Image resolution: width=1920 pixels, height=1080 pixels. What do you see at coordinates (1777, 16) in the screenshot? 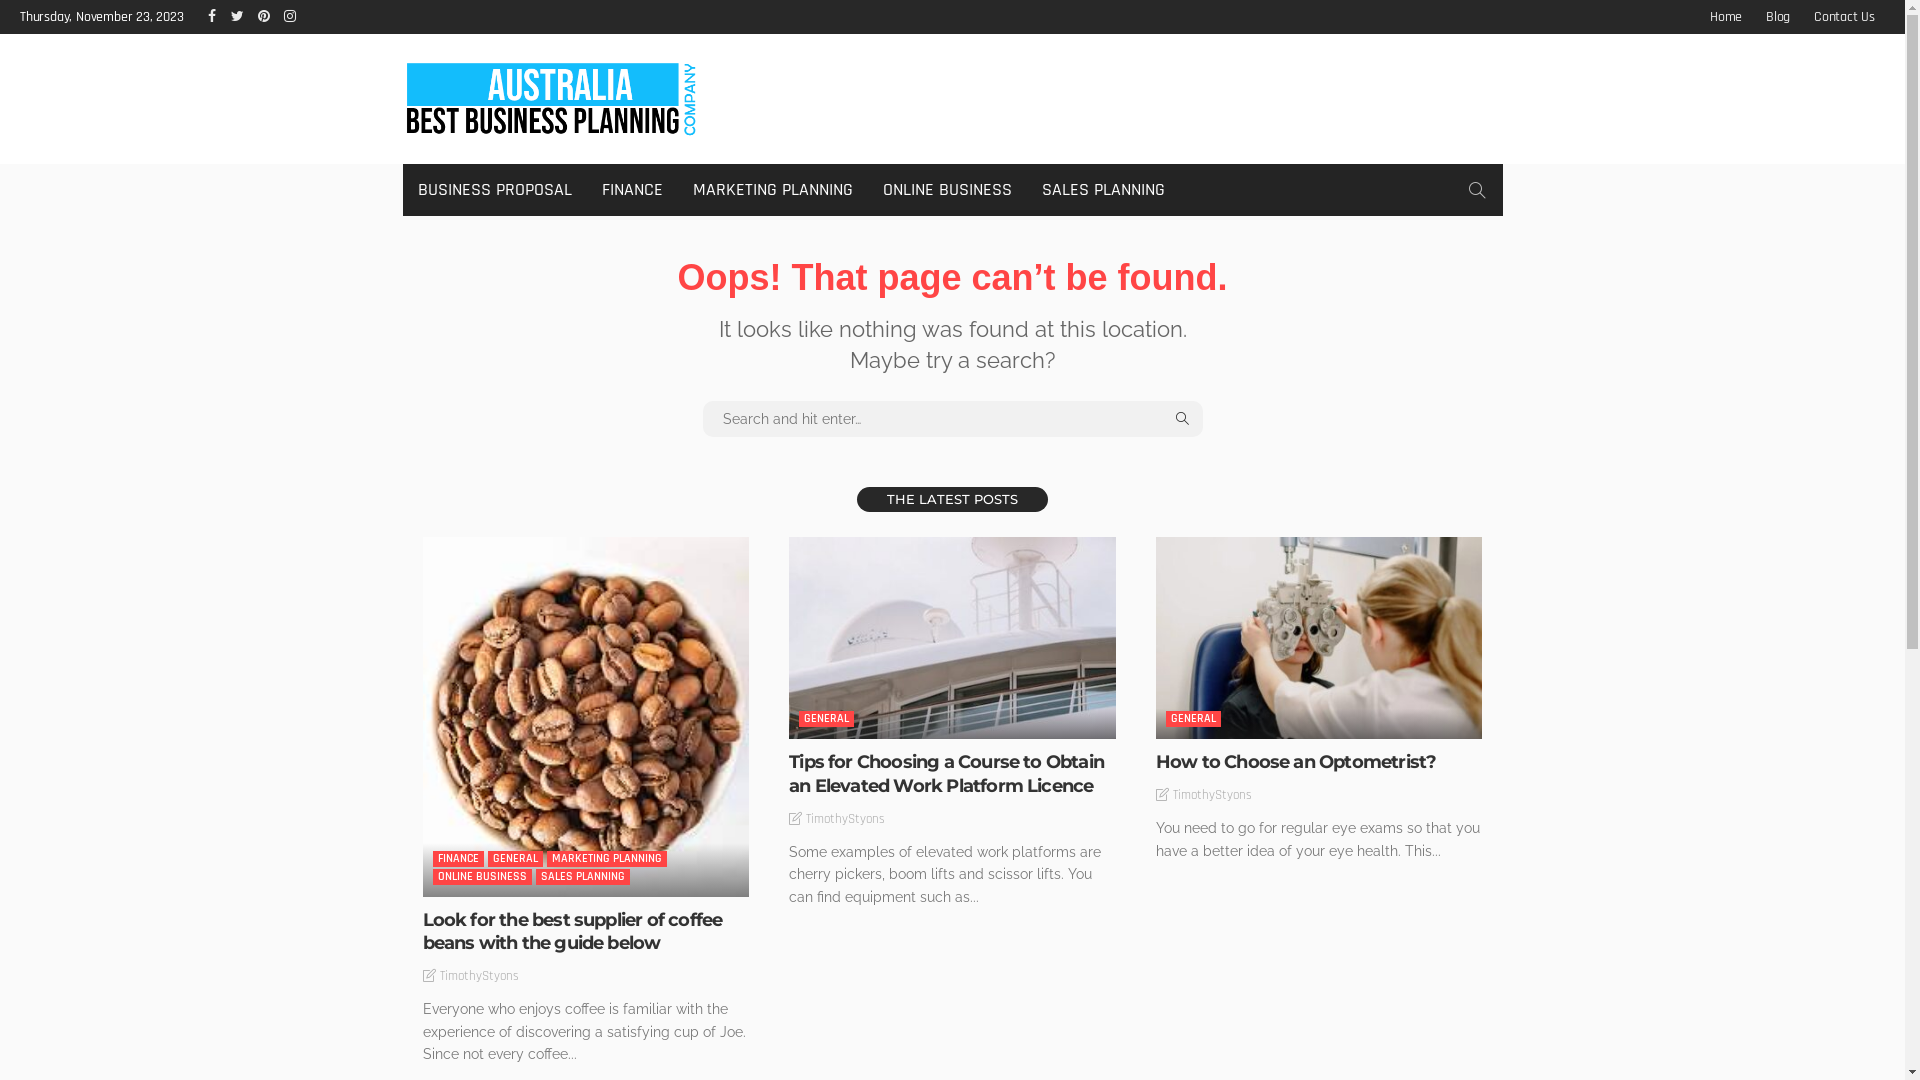
I see `'Blog'` at bounding box center [1777, 16].